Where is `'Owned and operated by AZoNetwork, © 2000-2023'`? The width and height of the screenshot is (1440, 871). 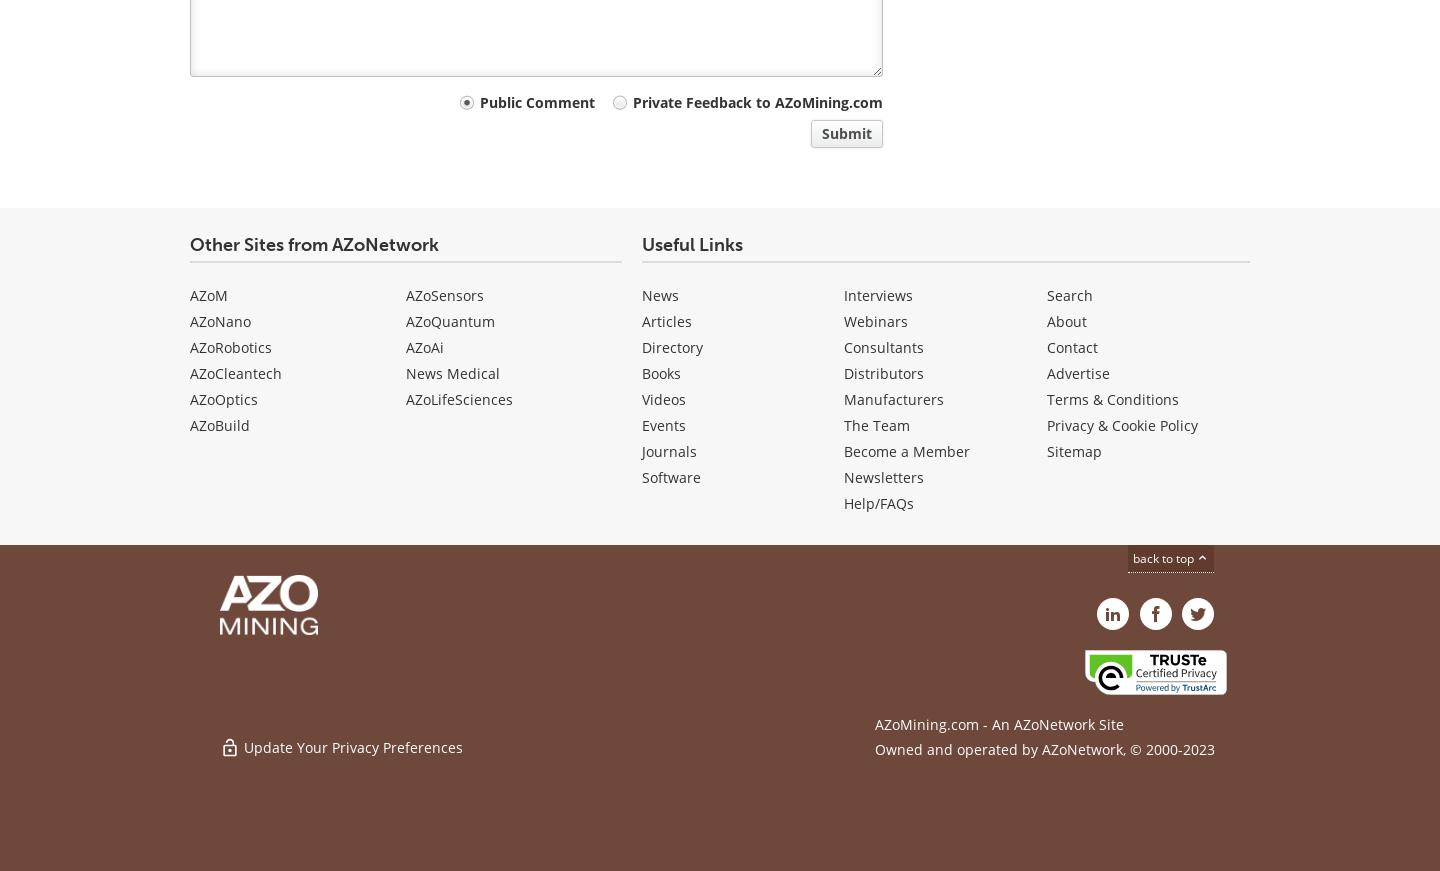 'Owned and operated by AZoNetwork, © 2000-2023' is located at coordinates (1045, 749).